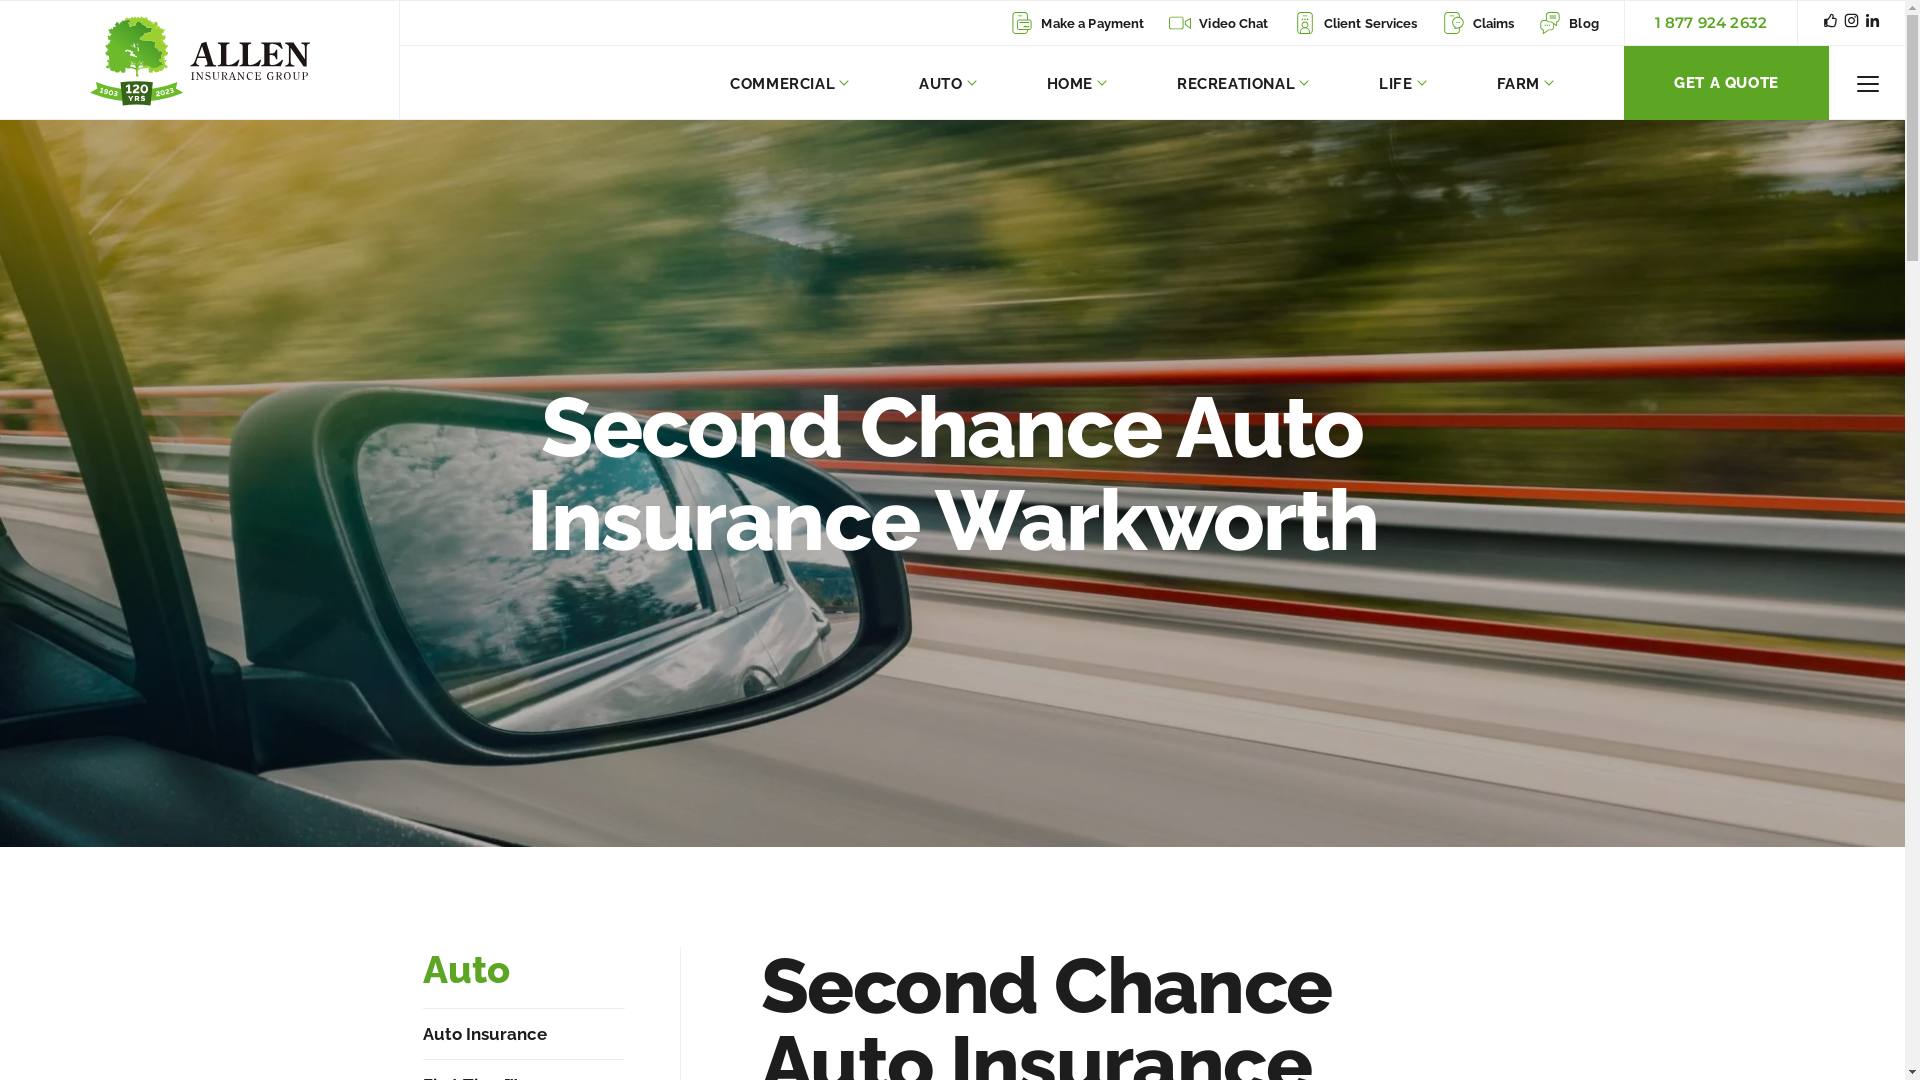  What do you see at coordinates (917, 82) in the screenshot?
I see `'AUTO'` at bounding box center [917, 82].